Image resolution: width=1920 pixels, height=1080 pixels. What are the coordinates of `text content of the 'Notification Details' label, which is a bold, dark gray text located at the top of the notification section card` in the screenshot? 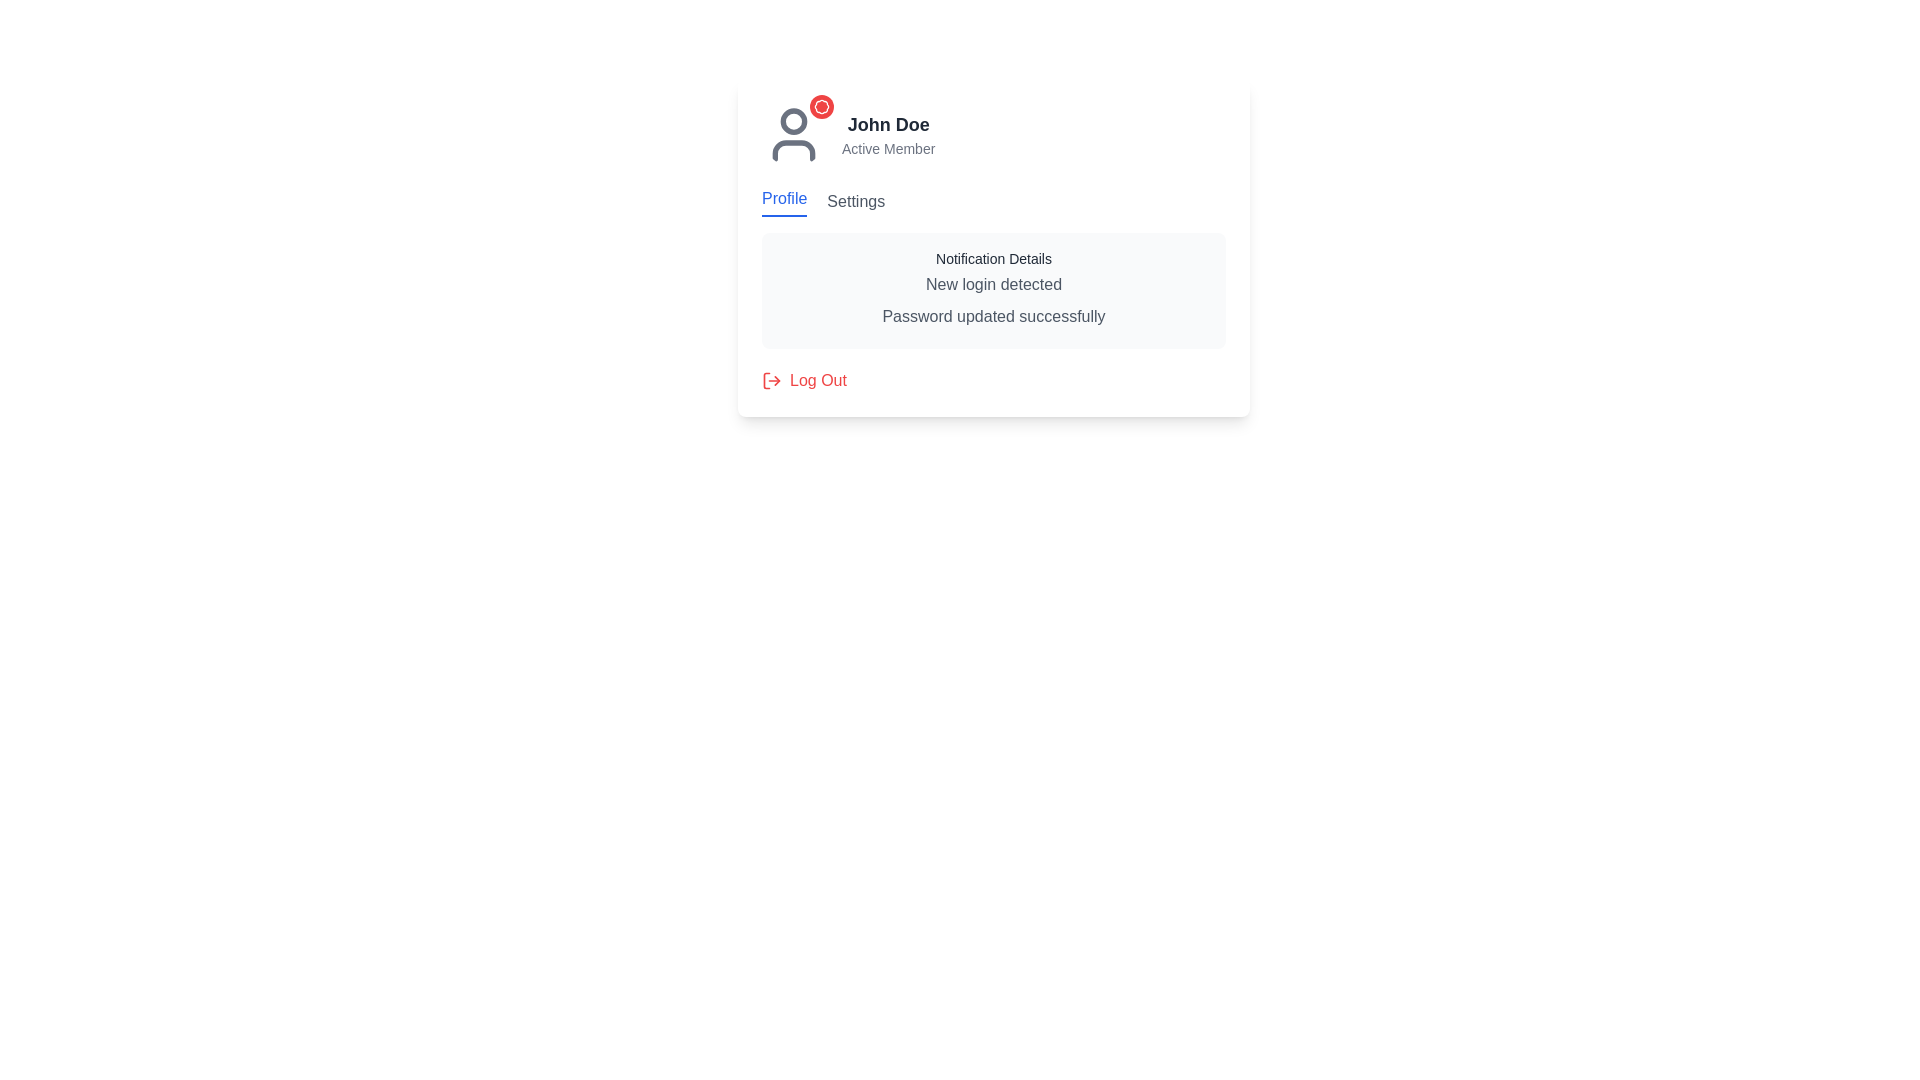 It's located at (993, 257).